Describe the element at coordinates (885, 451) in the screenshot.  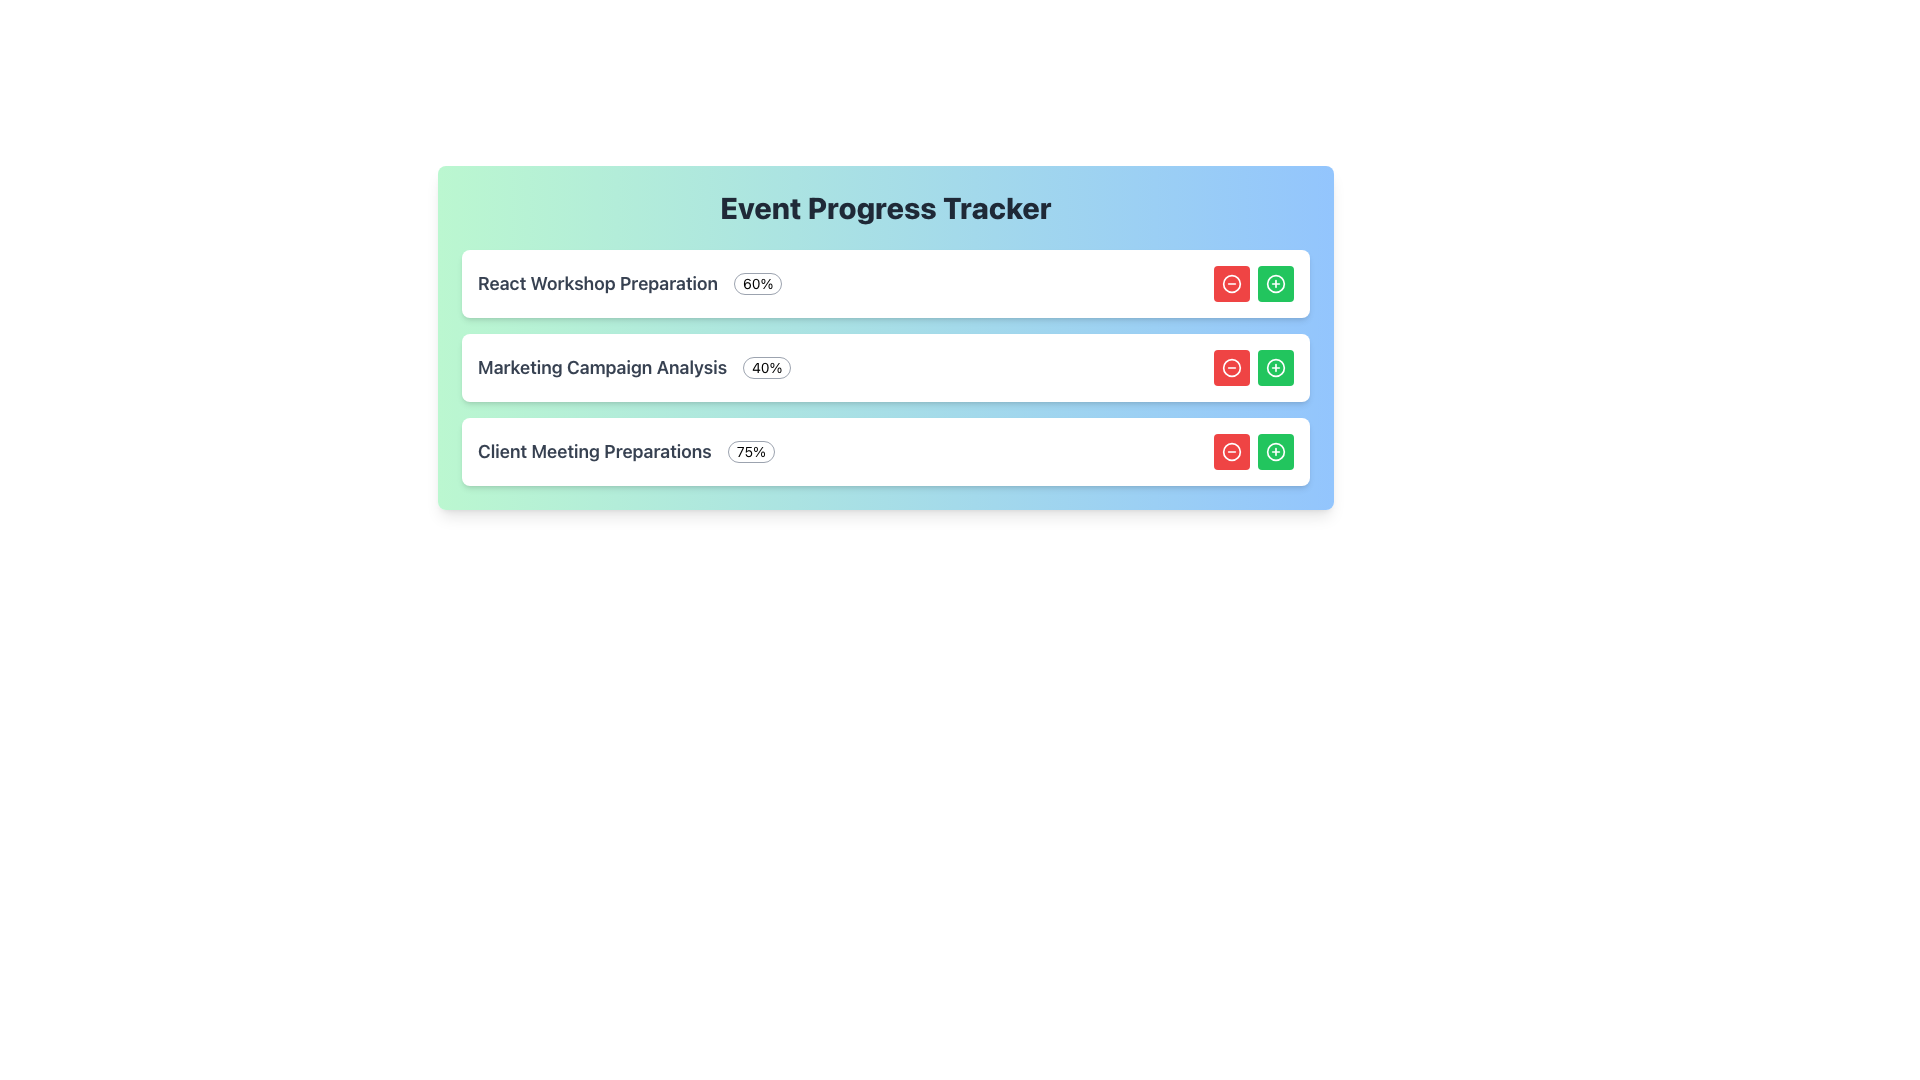
I see `the buttons surrounding the third progress item in the task list, which displays task-related information and completion percentage` at that location.